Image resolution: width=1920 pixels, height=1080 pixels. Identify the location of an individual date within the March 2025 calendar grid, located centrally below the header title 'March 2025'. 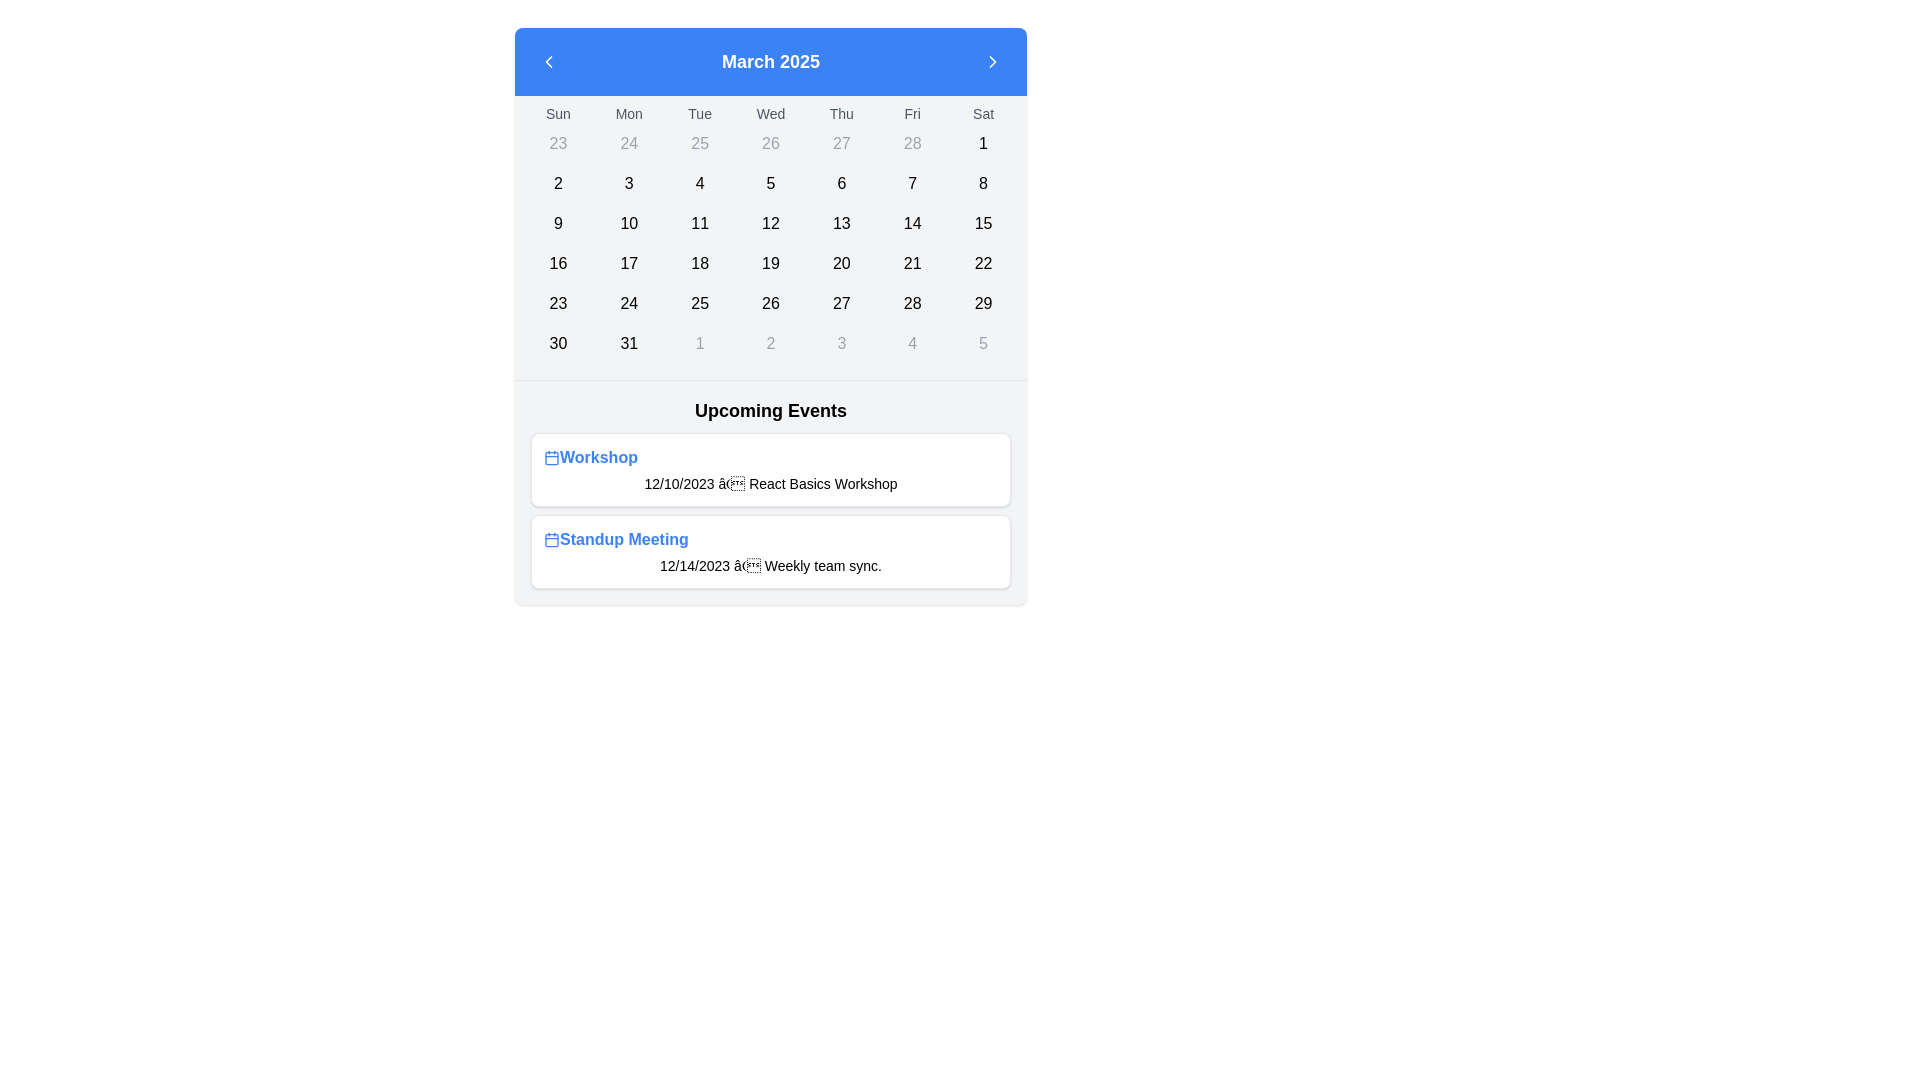
(770, 233).